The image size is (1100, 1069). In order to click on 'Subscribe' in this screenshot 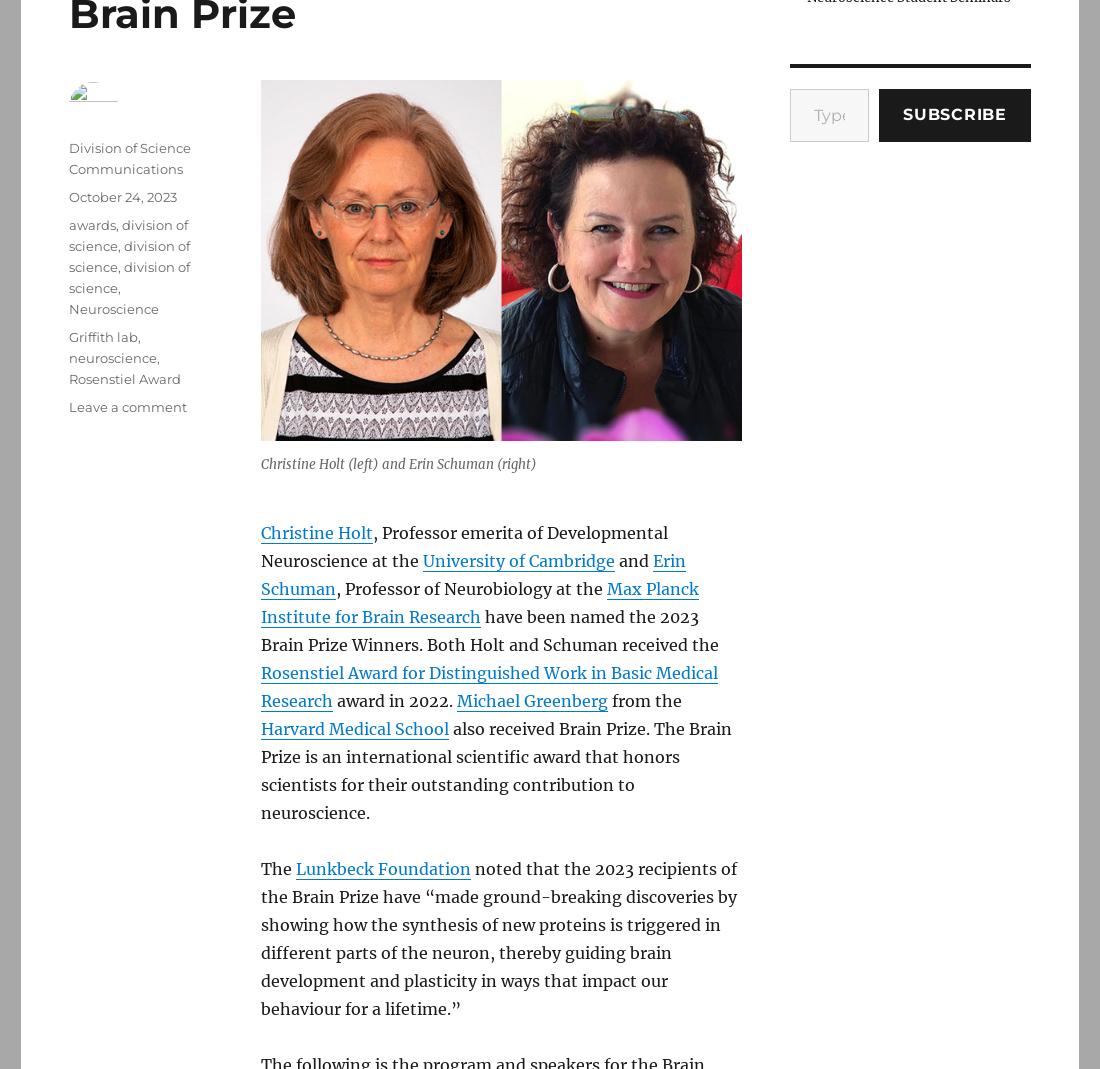, I will do `click(902, 113)`.